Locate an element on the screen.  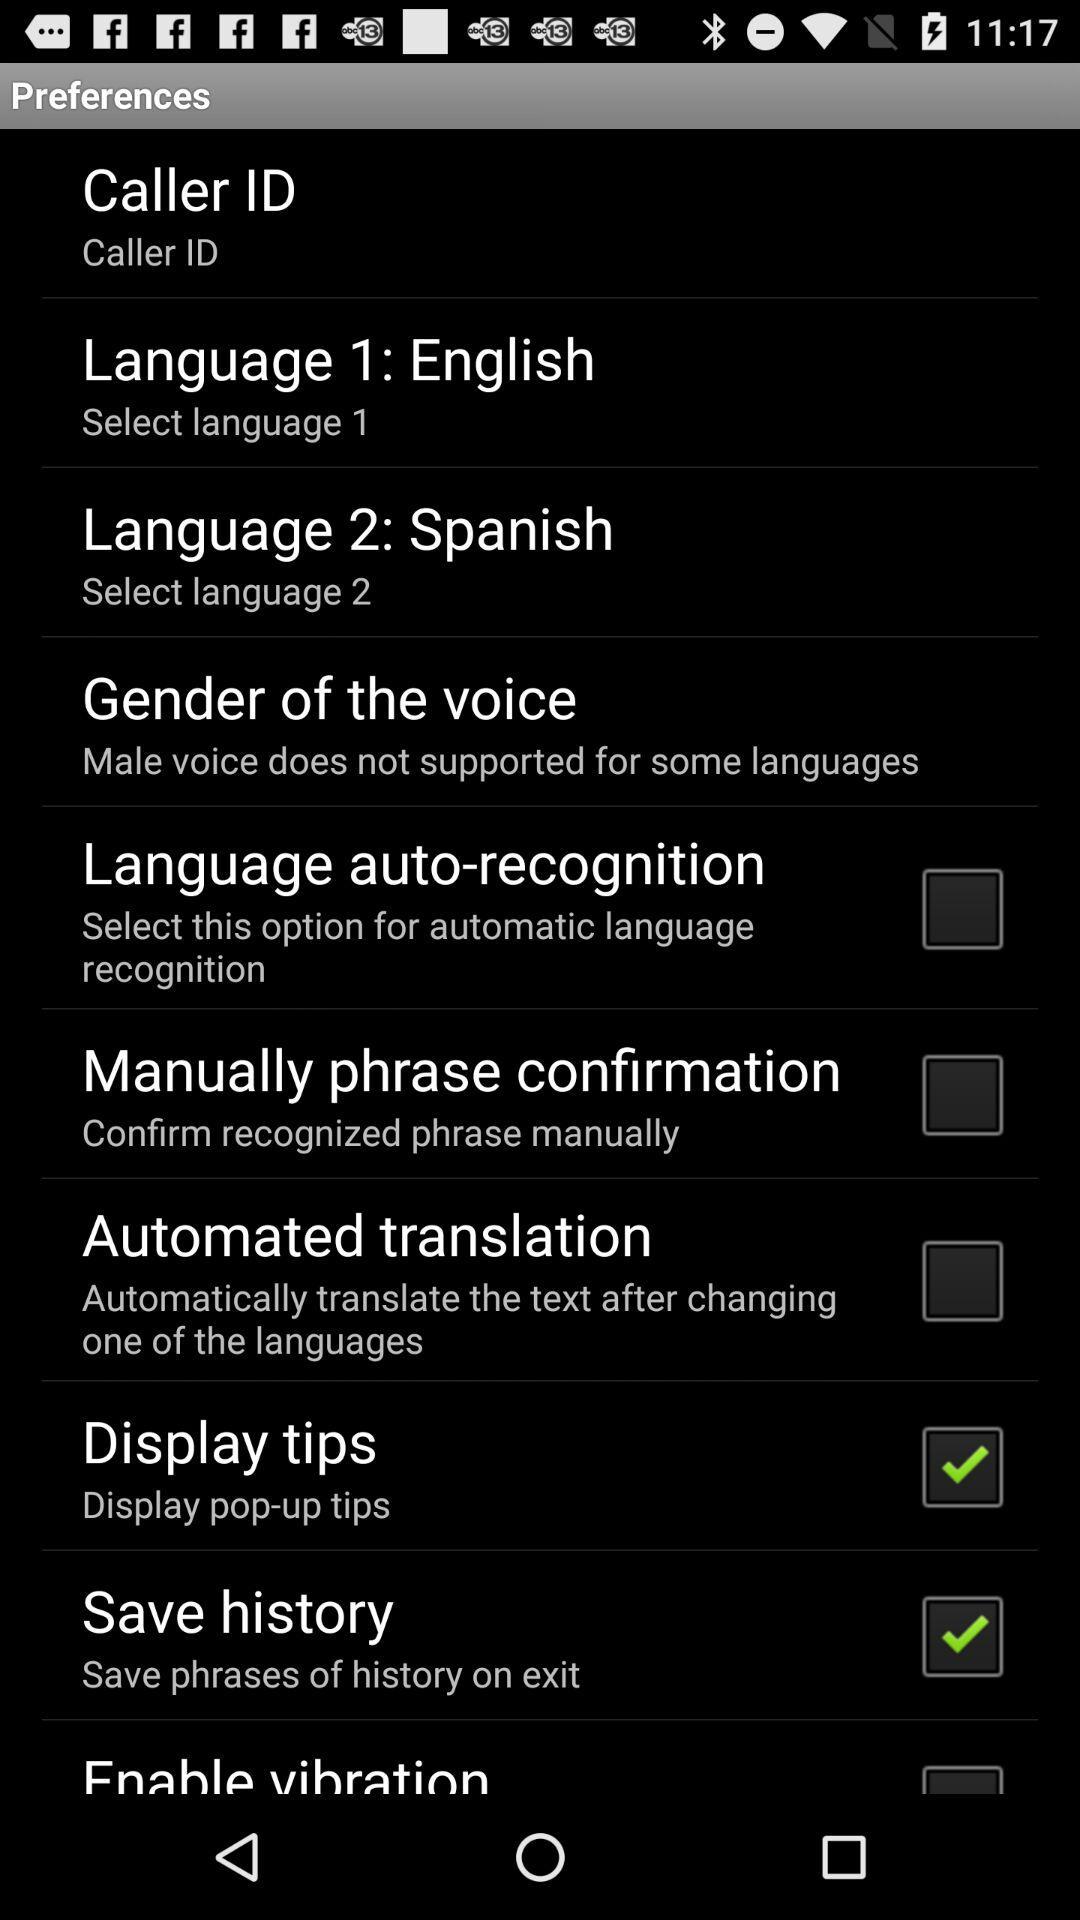
icon below preferences item is located at coordinates (540, 961).